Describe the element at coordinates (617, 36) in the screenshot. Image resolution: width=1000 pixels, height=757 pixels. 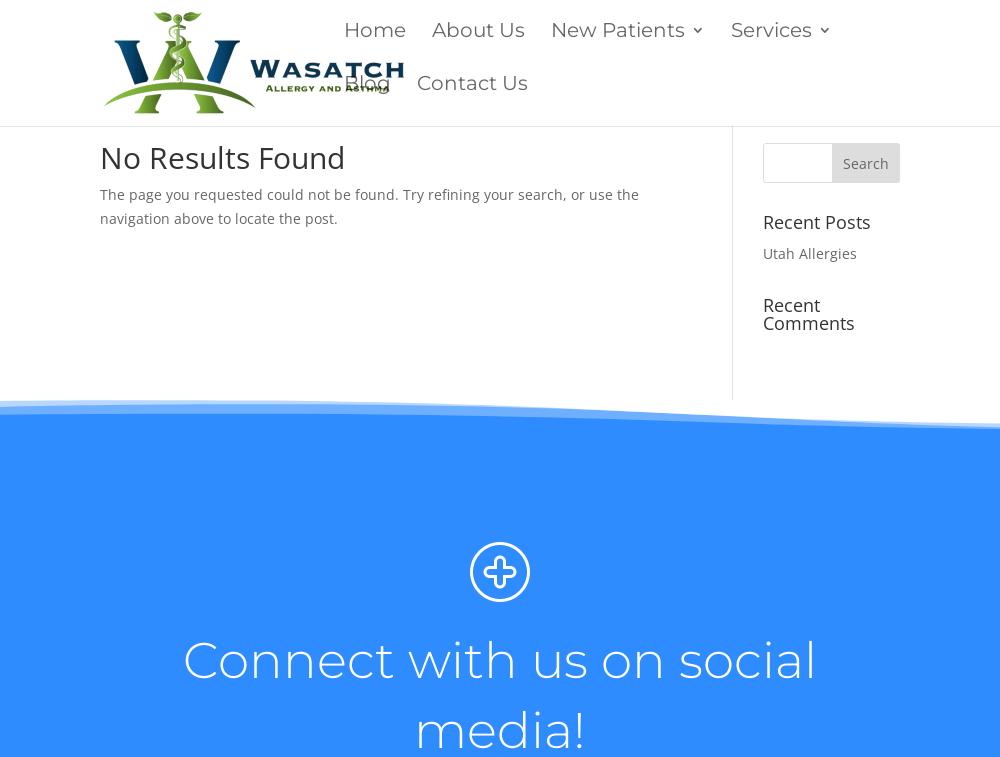
I see `'New Patients'` at that location.